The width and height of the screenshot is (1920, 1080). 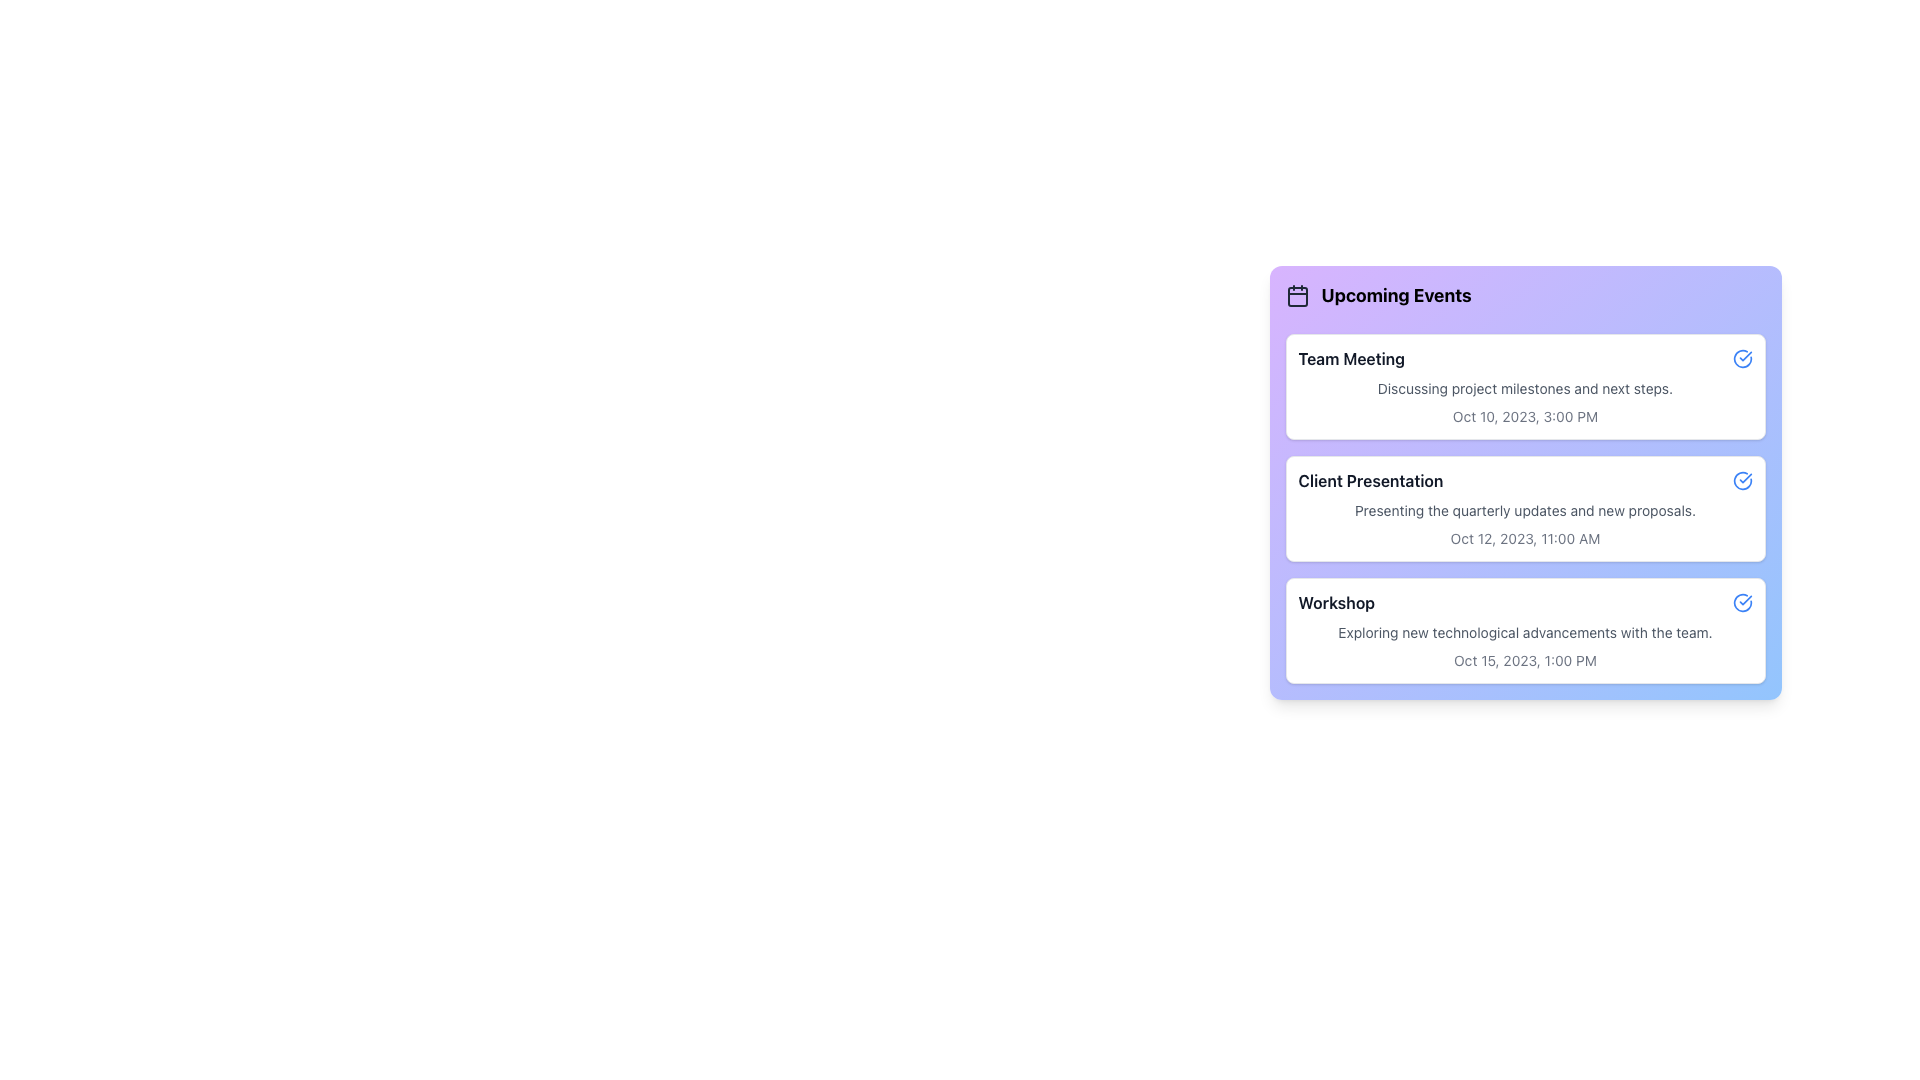 What do you see at coordinates (1741, 357) in the screenshot?
I see `the small blue icon with a checkmark inside it located at the top-right corner of the 'Team Meeting' card in the 'Upcoming Events' section to change its color` at bounding box center [1741, 357].